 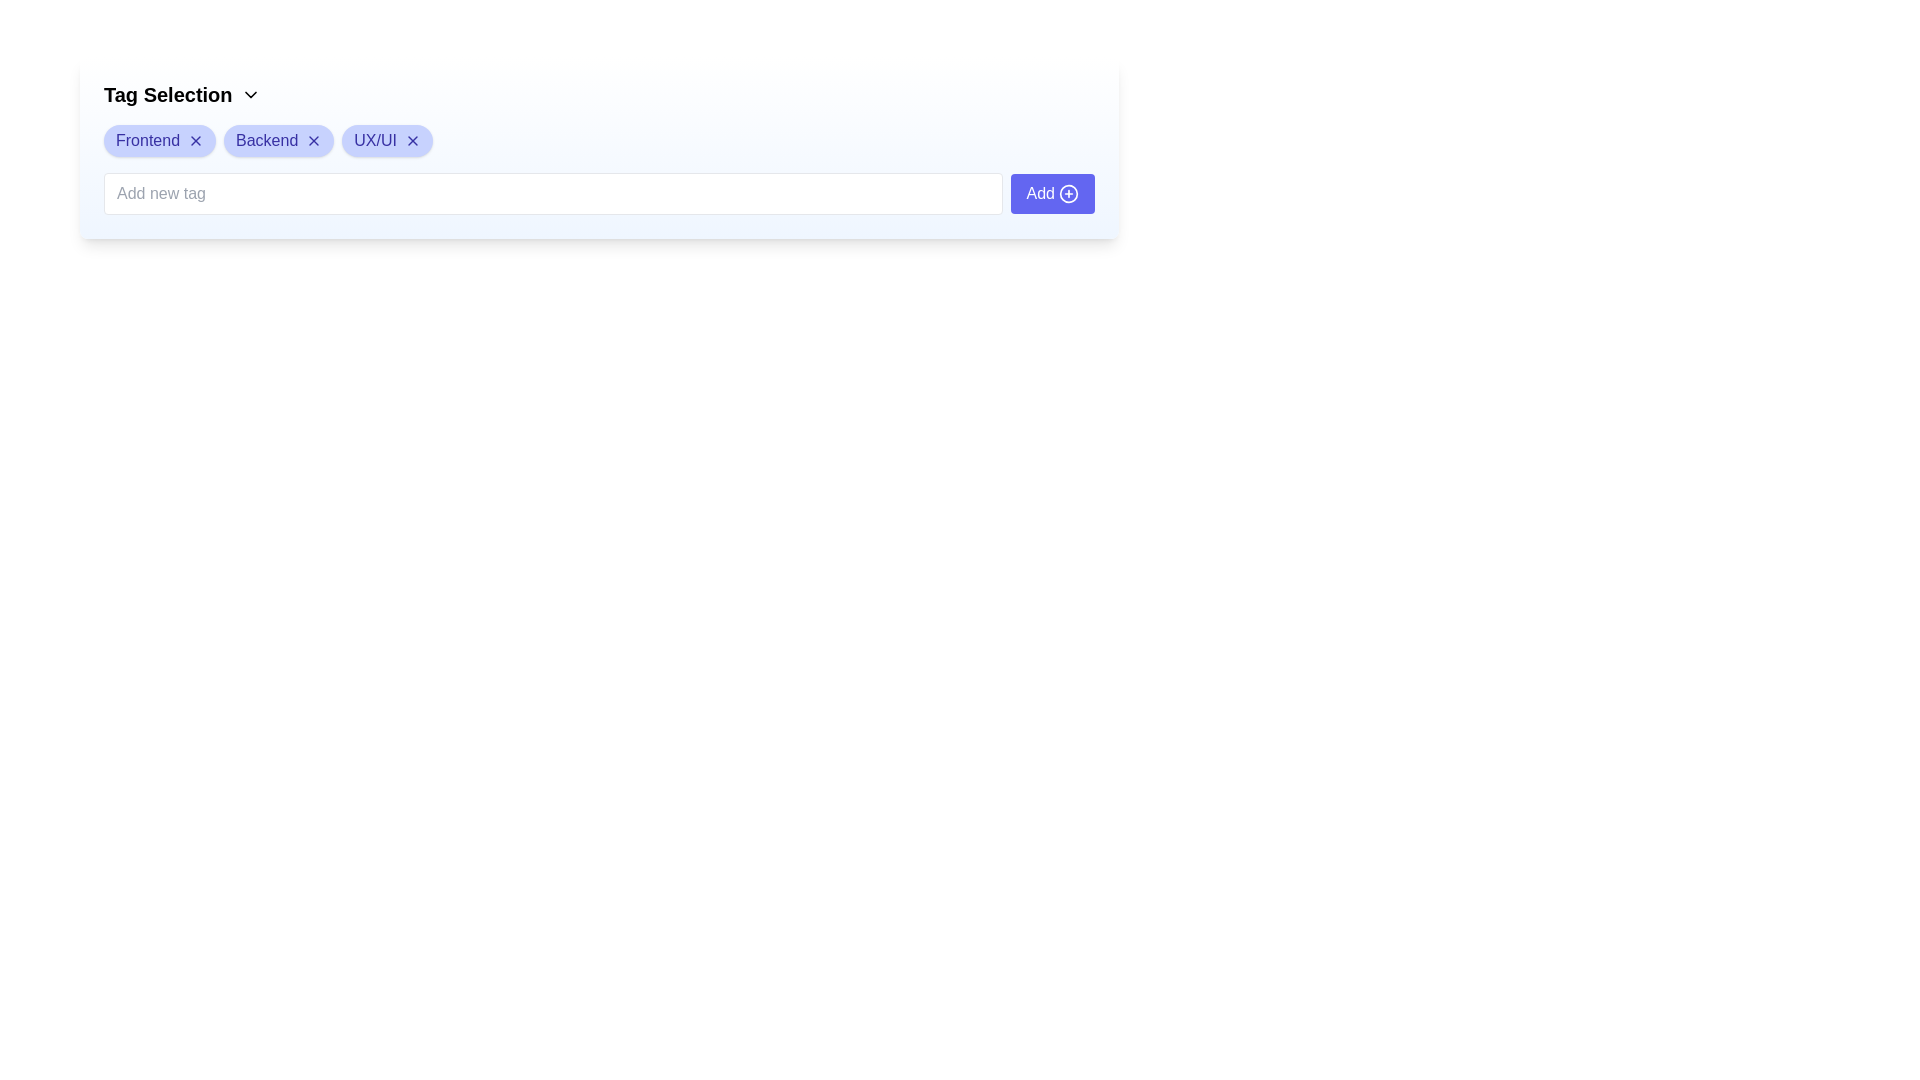 What do you see at coordinates (196, 140) in the screenshot?
I see `the 'X' icon button with a blue background located within the 'Frontend' tag to observe the hover effect changing its color` at bounding box center [196, 140].